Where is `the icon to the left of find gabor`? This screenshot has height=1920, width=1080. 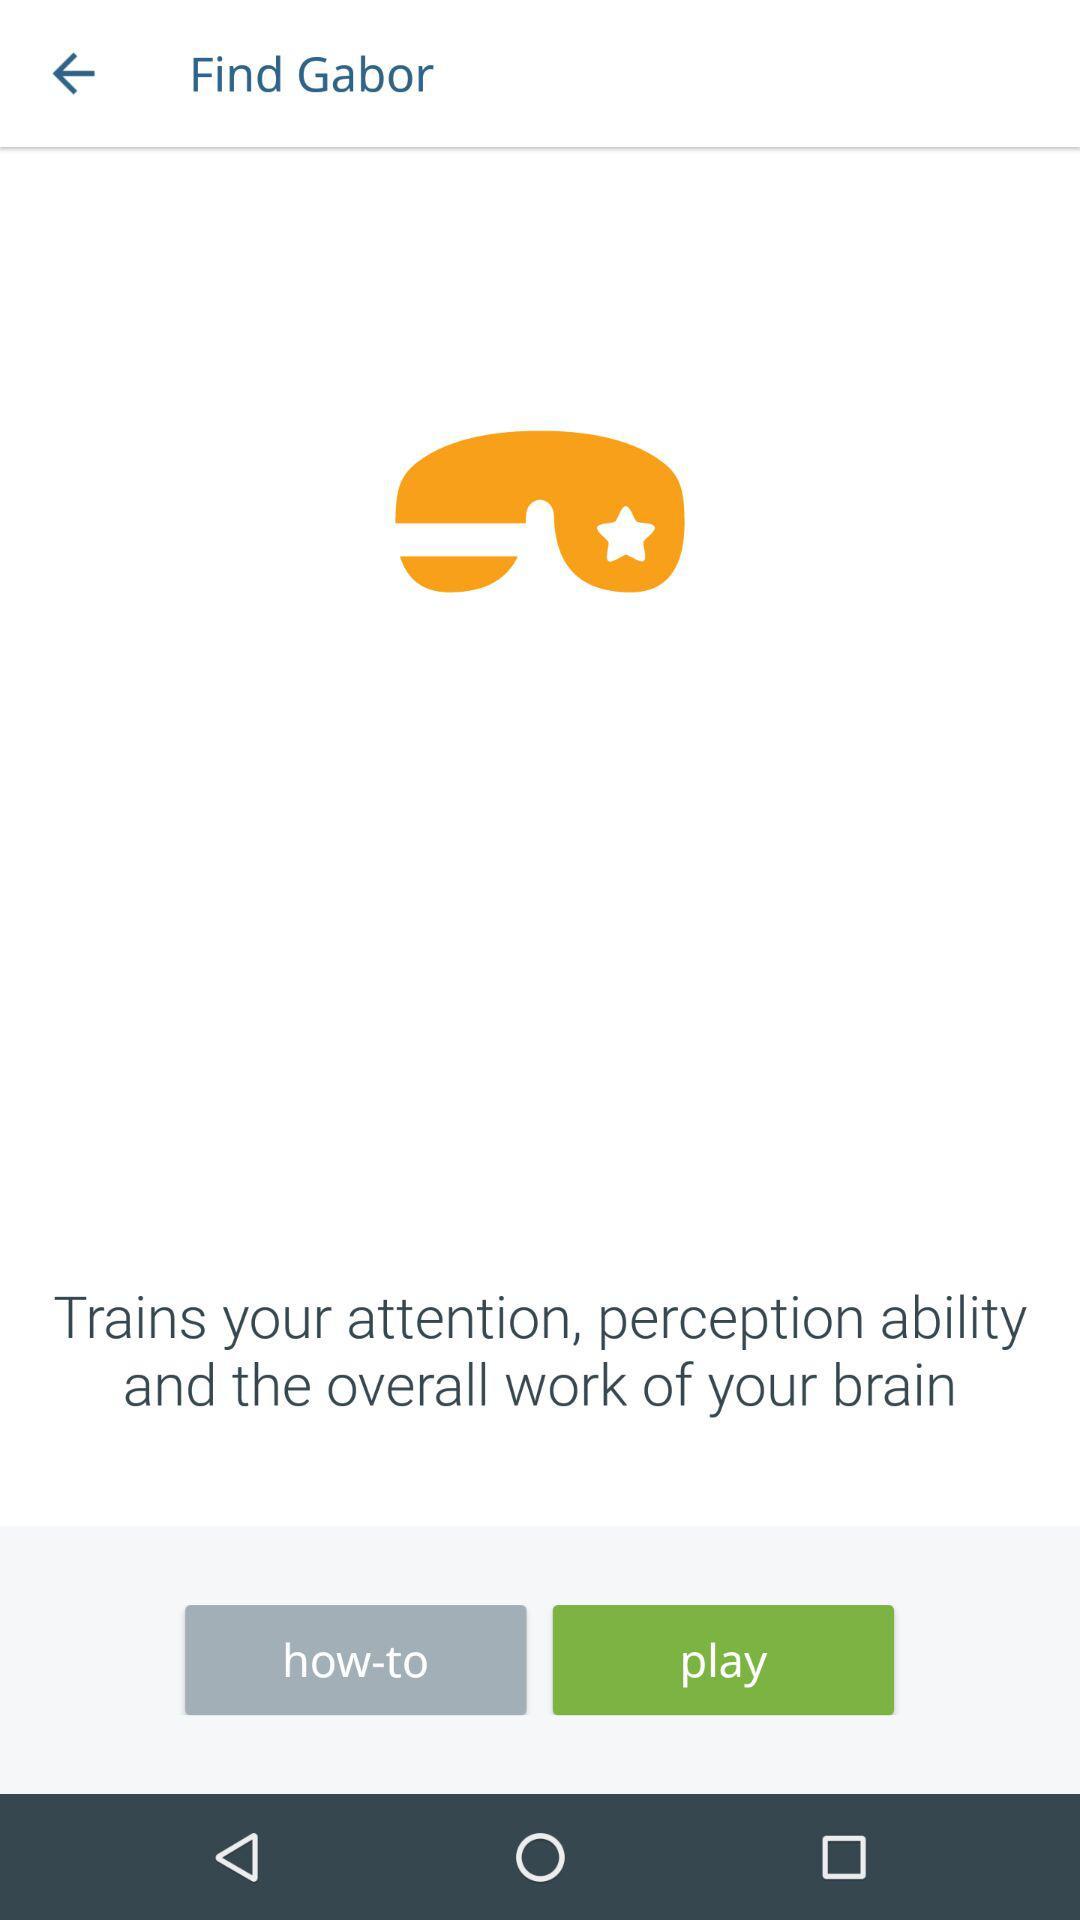
the icon to the left of find gabor is located at coordinates (72, 73).